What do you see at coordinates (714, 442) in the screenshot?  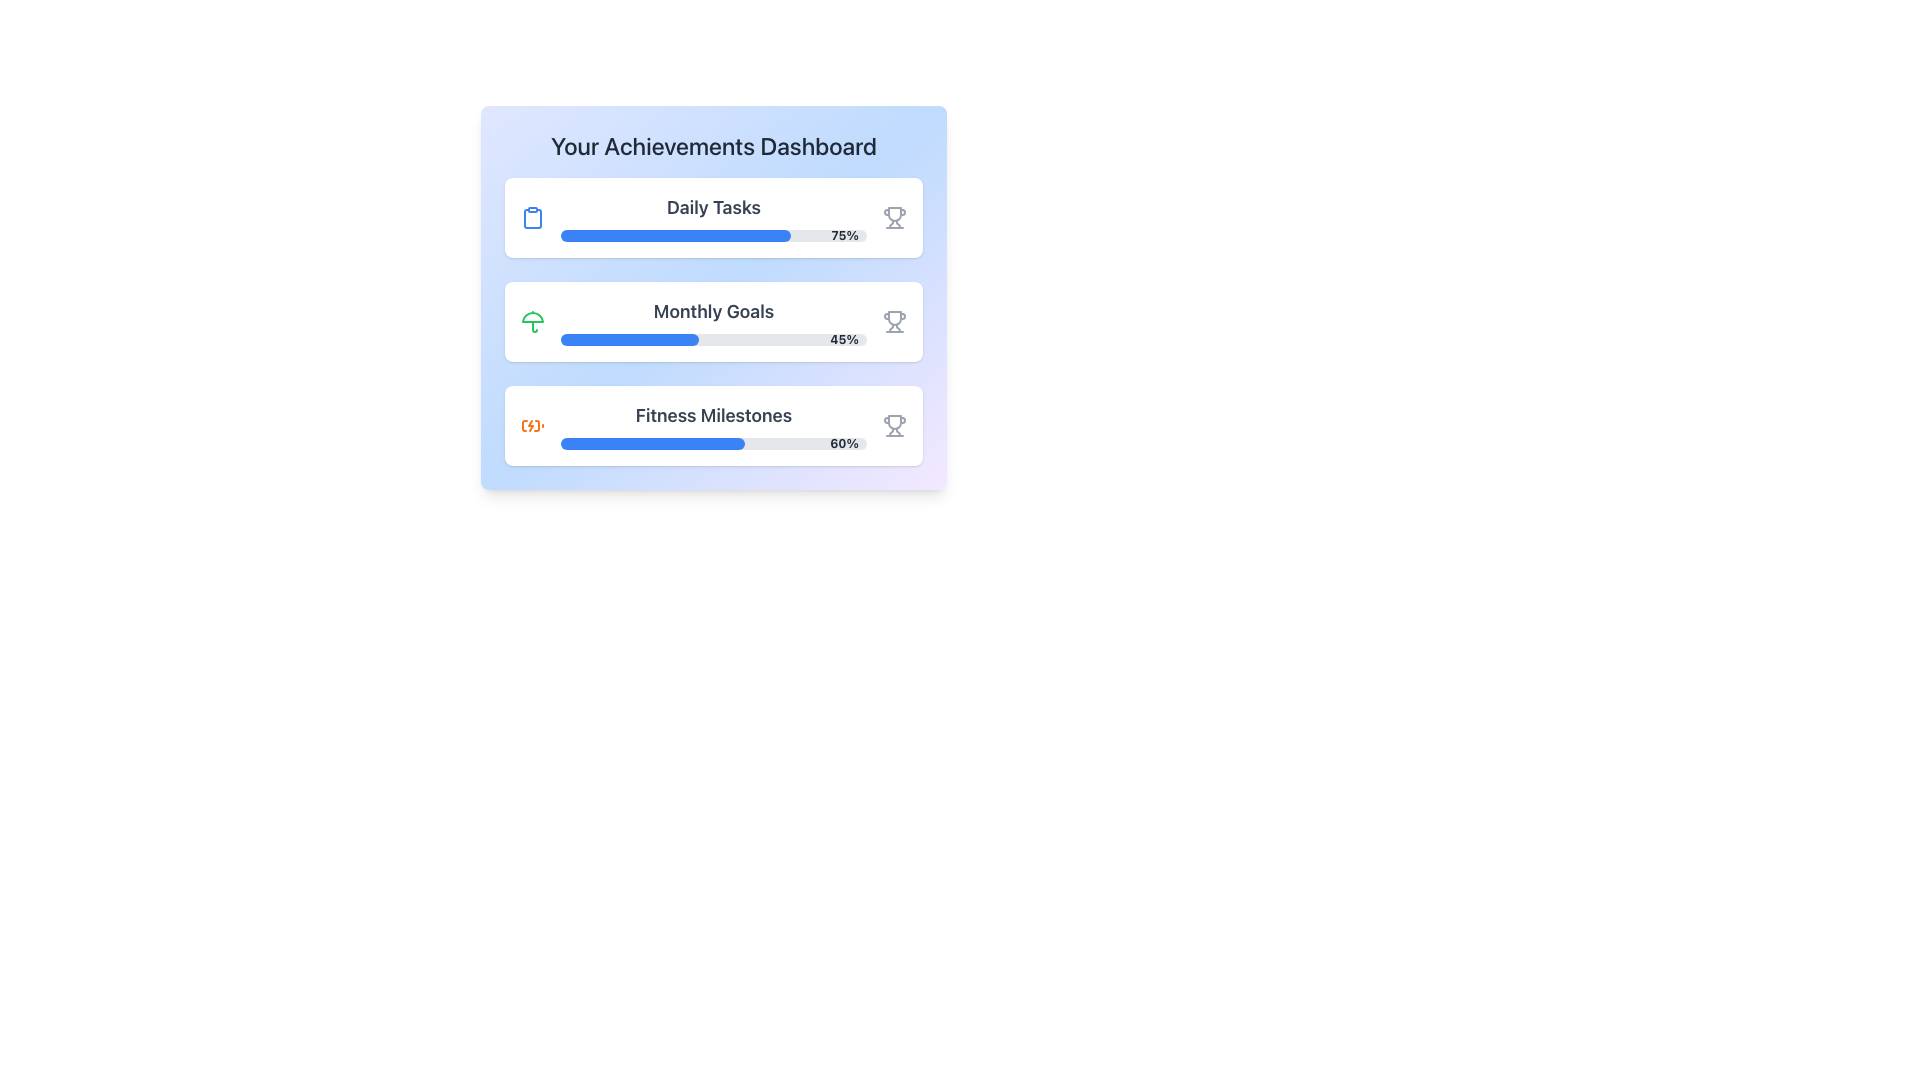 I see `the completion percentage of the third progress bar in the 'Fitness Milestones' section, located at the bottom of the 'Your Achievements Dashboard' panel` at bounding box center [714, 442].